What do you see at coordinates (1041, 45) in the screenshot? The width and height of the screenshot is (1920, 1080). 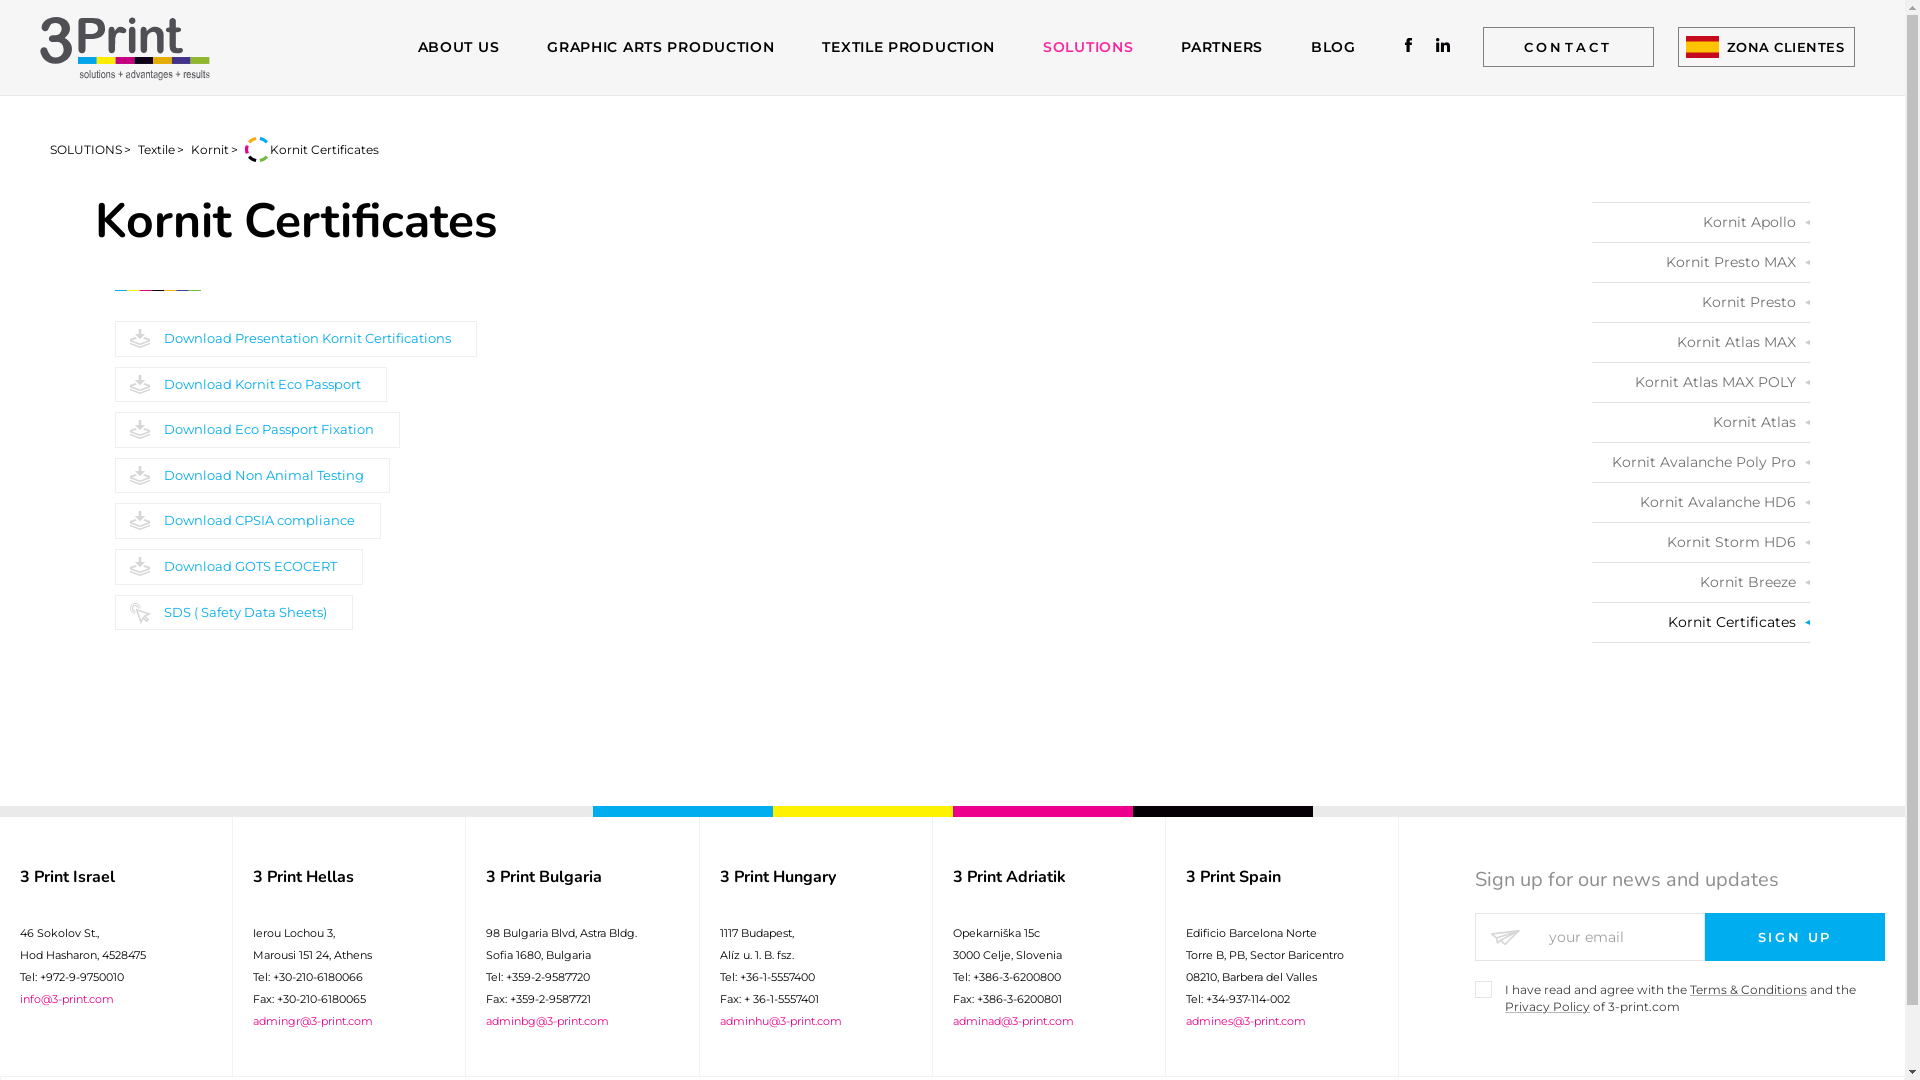 I see `'SOLUTIONS'` at bounding box center [1041, 45].